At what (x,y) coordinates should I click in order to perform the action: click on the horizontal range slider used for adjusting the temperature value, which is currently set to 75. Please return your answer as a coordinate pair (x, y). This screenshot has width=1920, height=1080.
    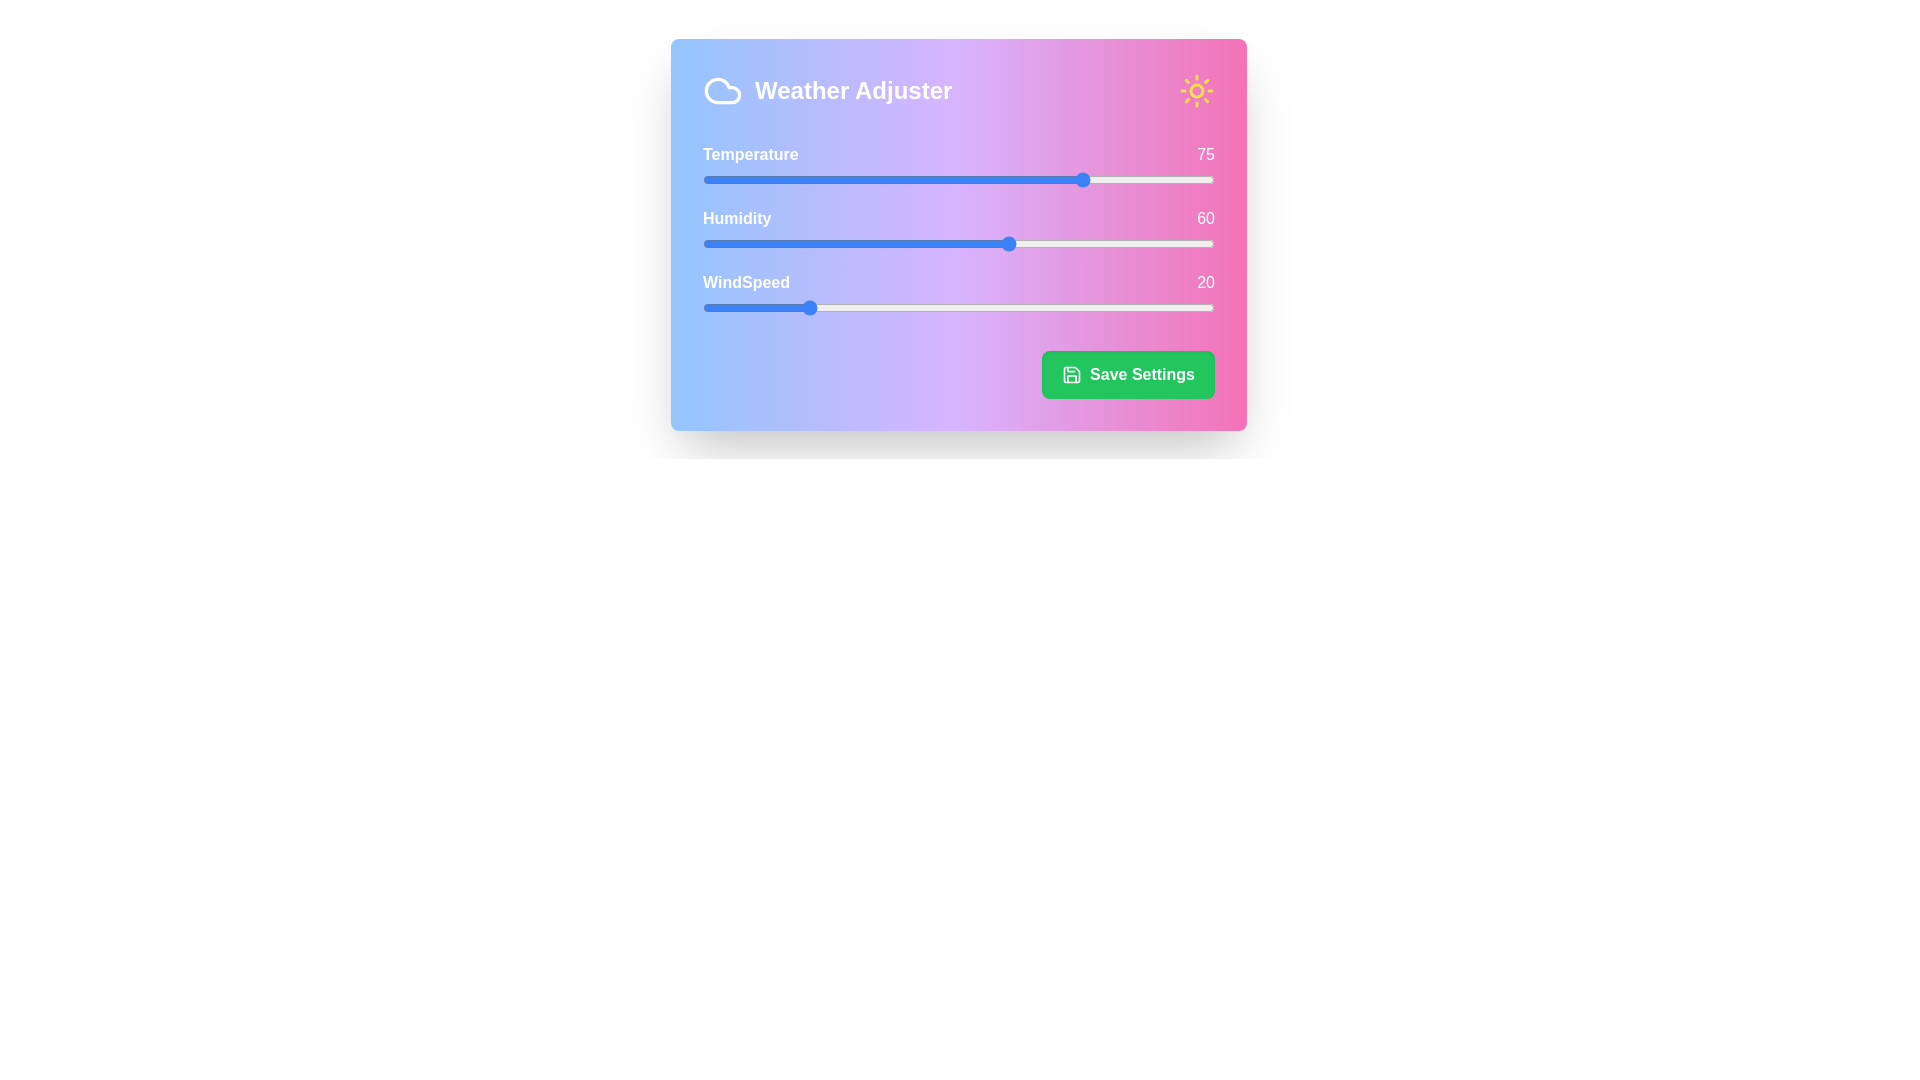
    Looking at the image, I should click on (958, 180).